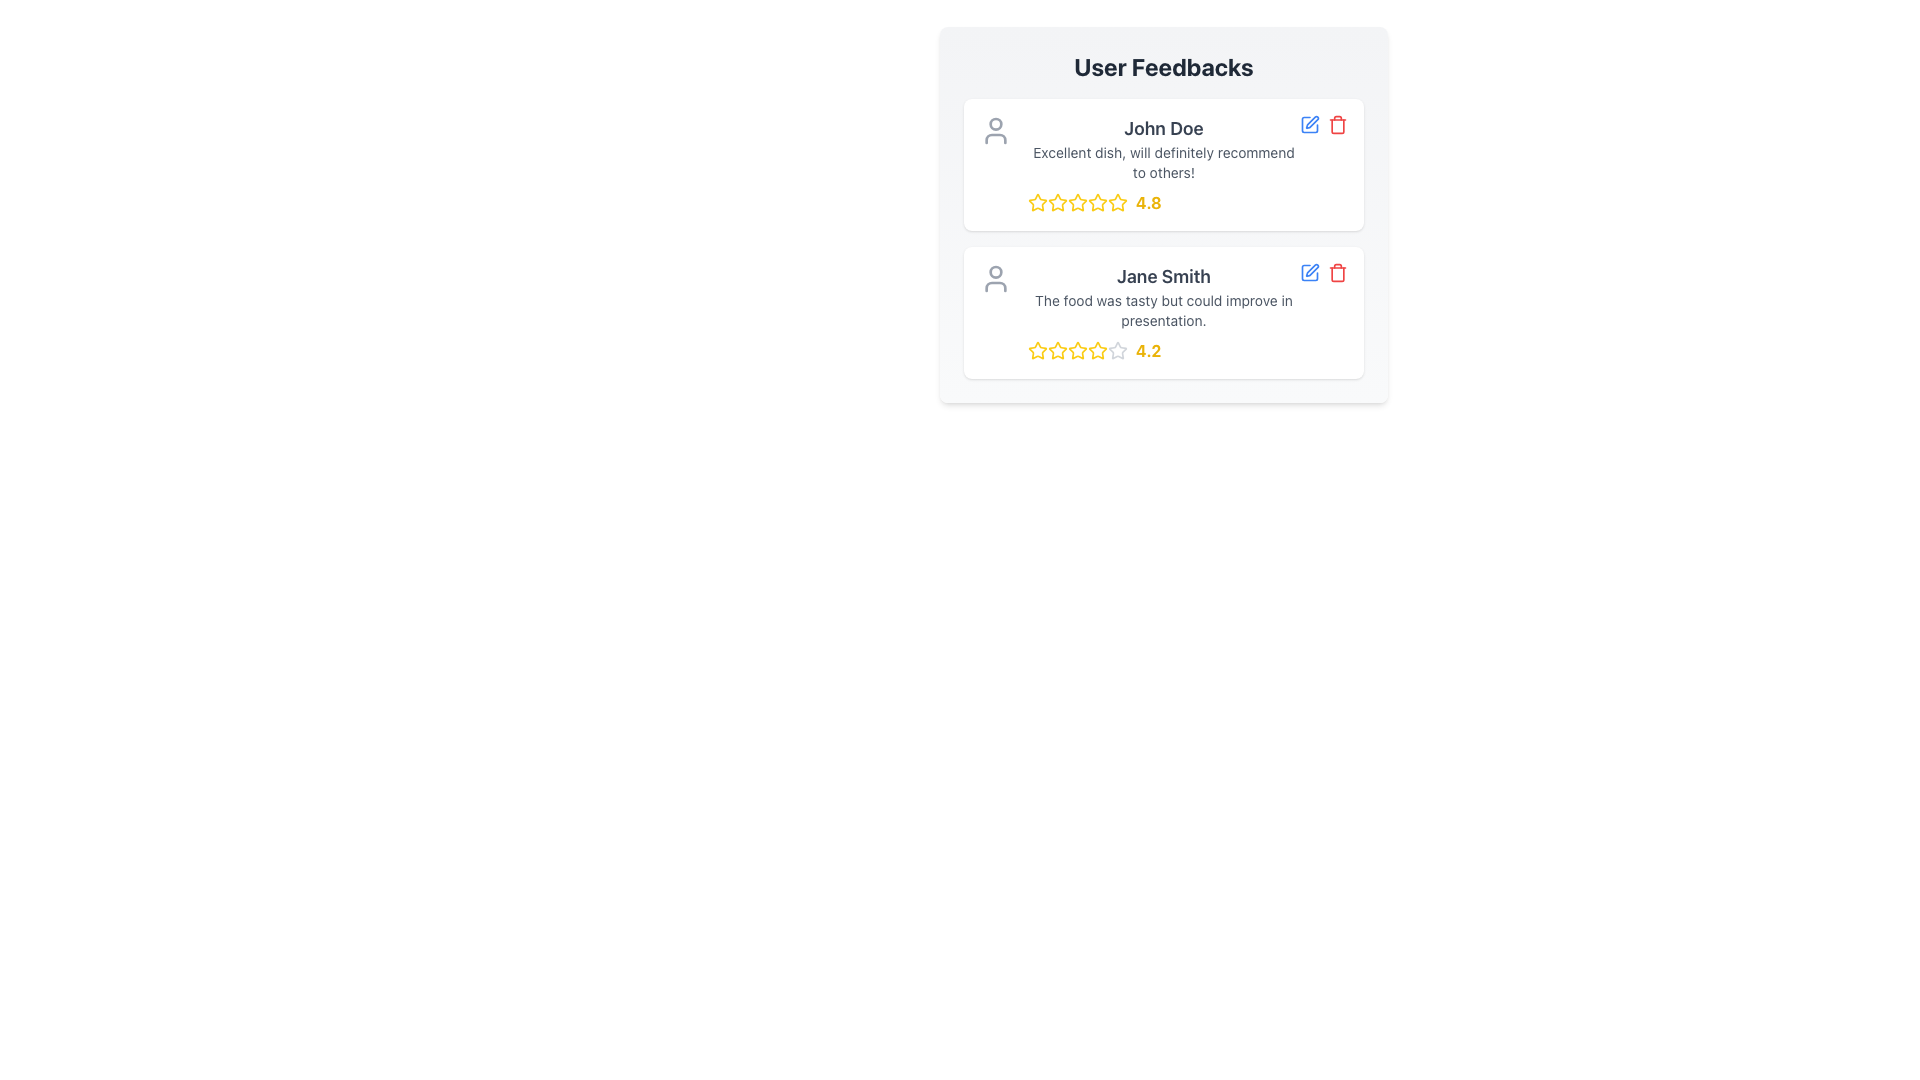  I want to click on the fourth star icon in the rating system for 'John Doe', which allows users to select a rating value, so click(1077, 203).